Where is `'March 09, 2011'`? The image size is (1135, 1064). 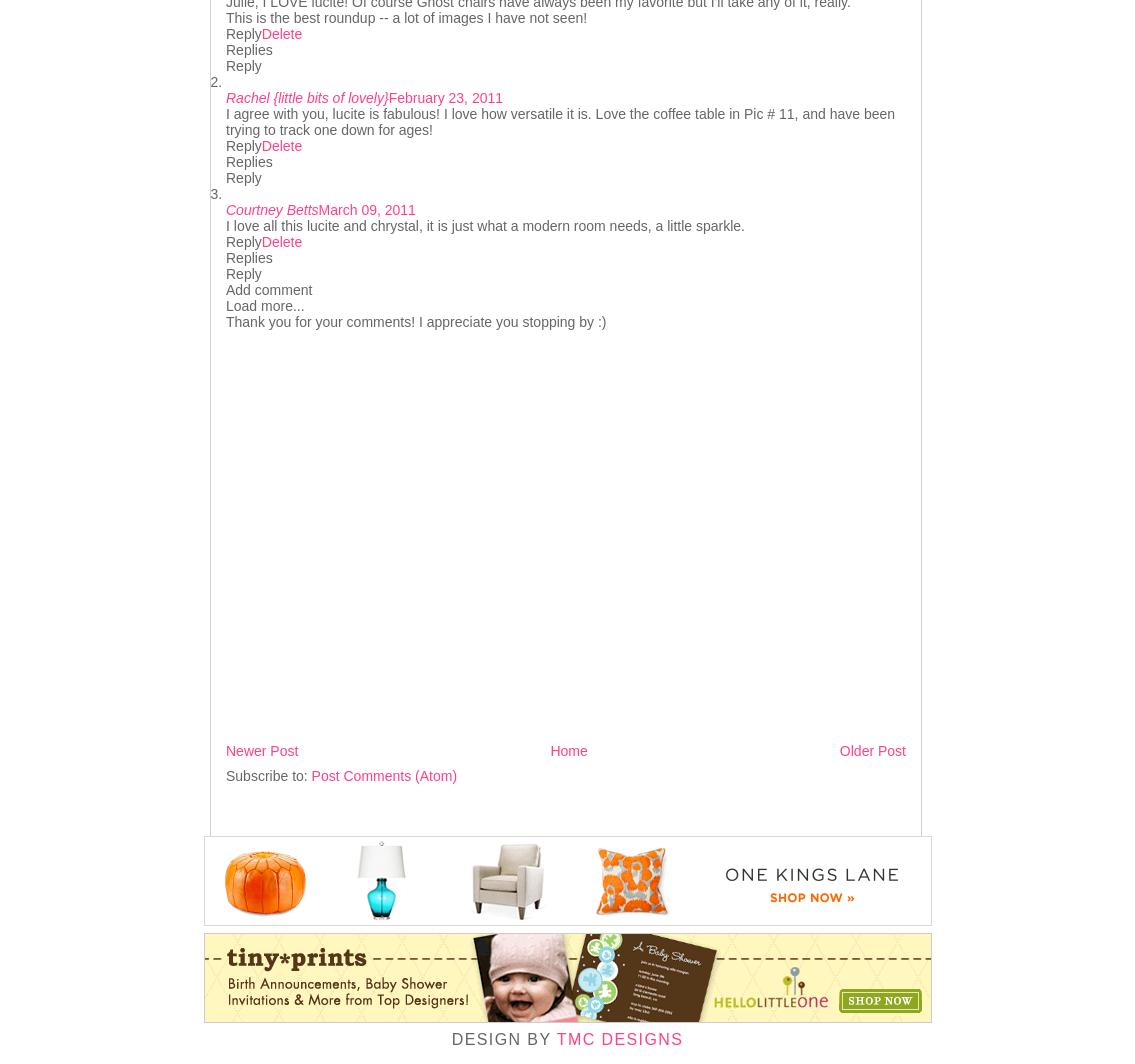
'March 09, 2011' is located at coordinates (366, 210).